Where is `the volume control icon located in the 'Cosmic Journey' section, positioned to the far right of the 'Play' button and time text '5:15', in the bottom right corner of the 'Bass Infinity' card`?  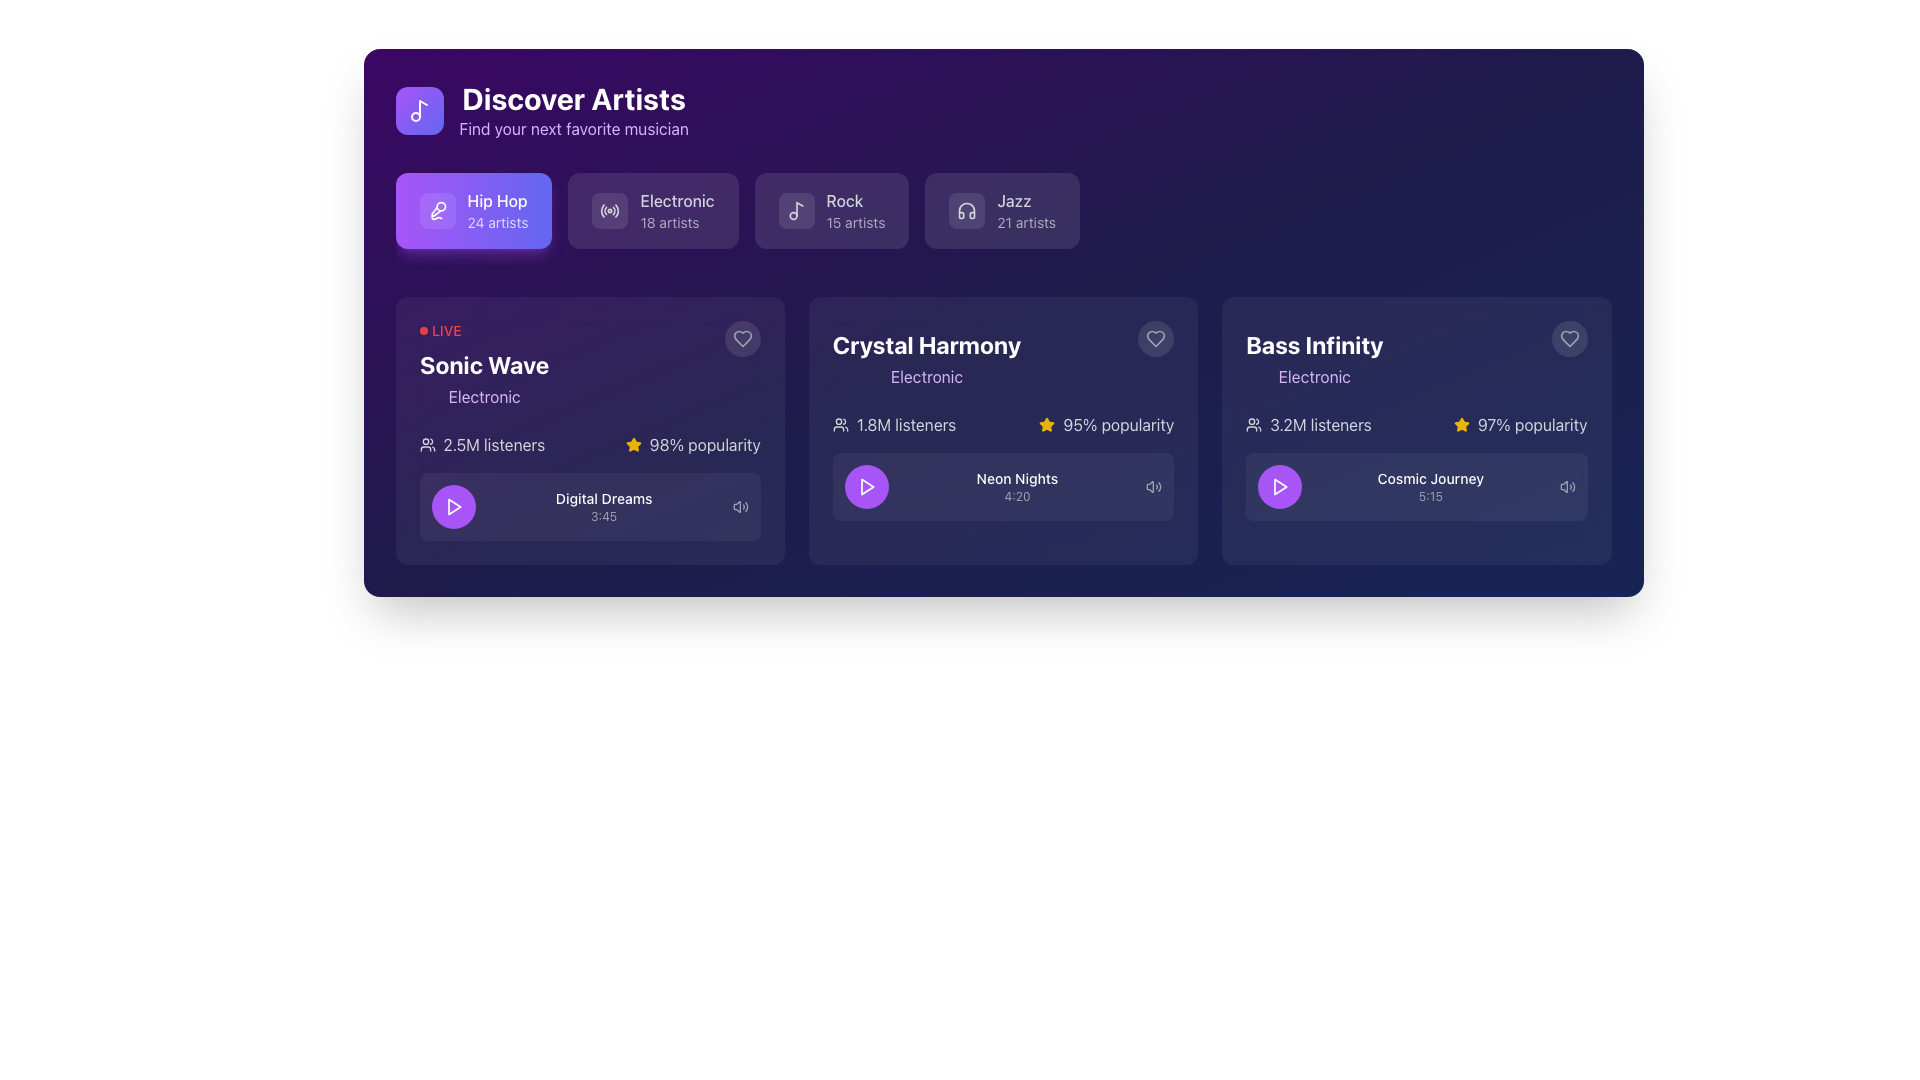
the volume control icon located in the 'Cosmic Journey' section, positioned to the far right of the 'Play' button and time text '5:15', in the bottom right corner of the 'Bass Infinity' card is located at coordinates (1566, 486).